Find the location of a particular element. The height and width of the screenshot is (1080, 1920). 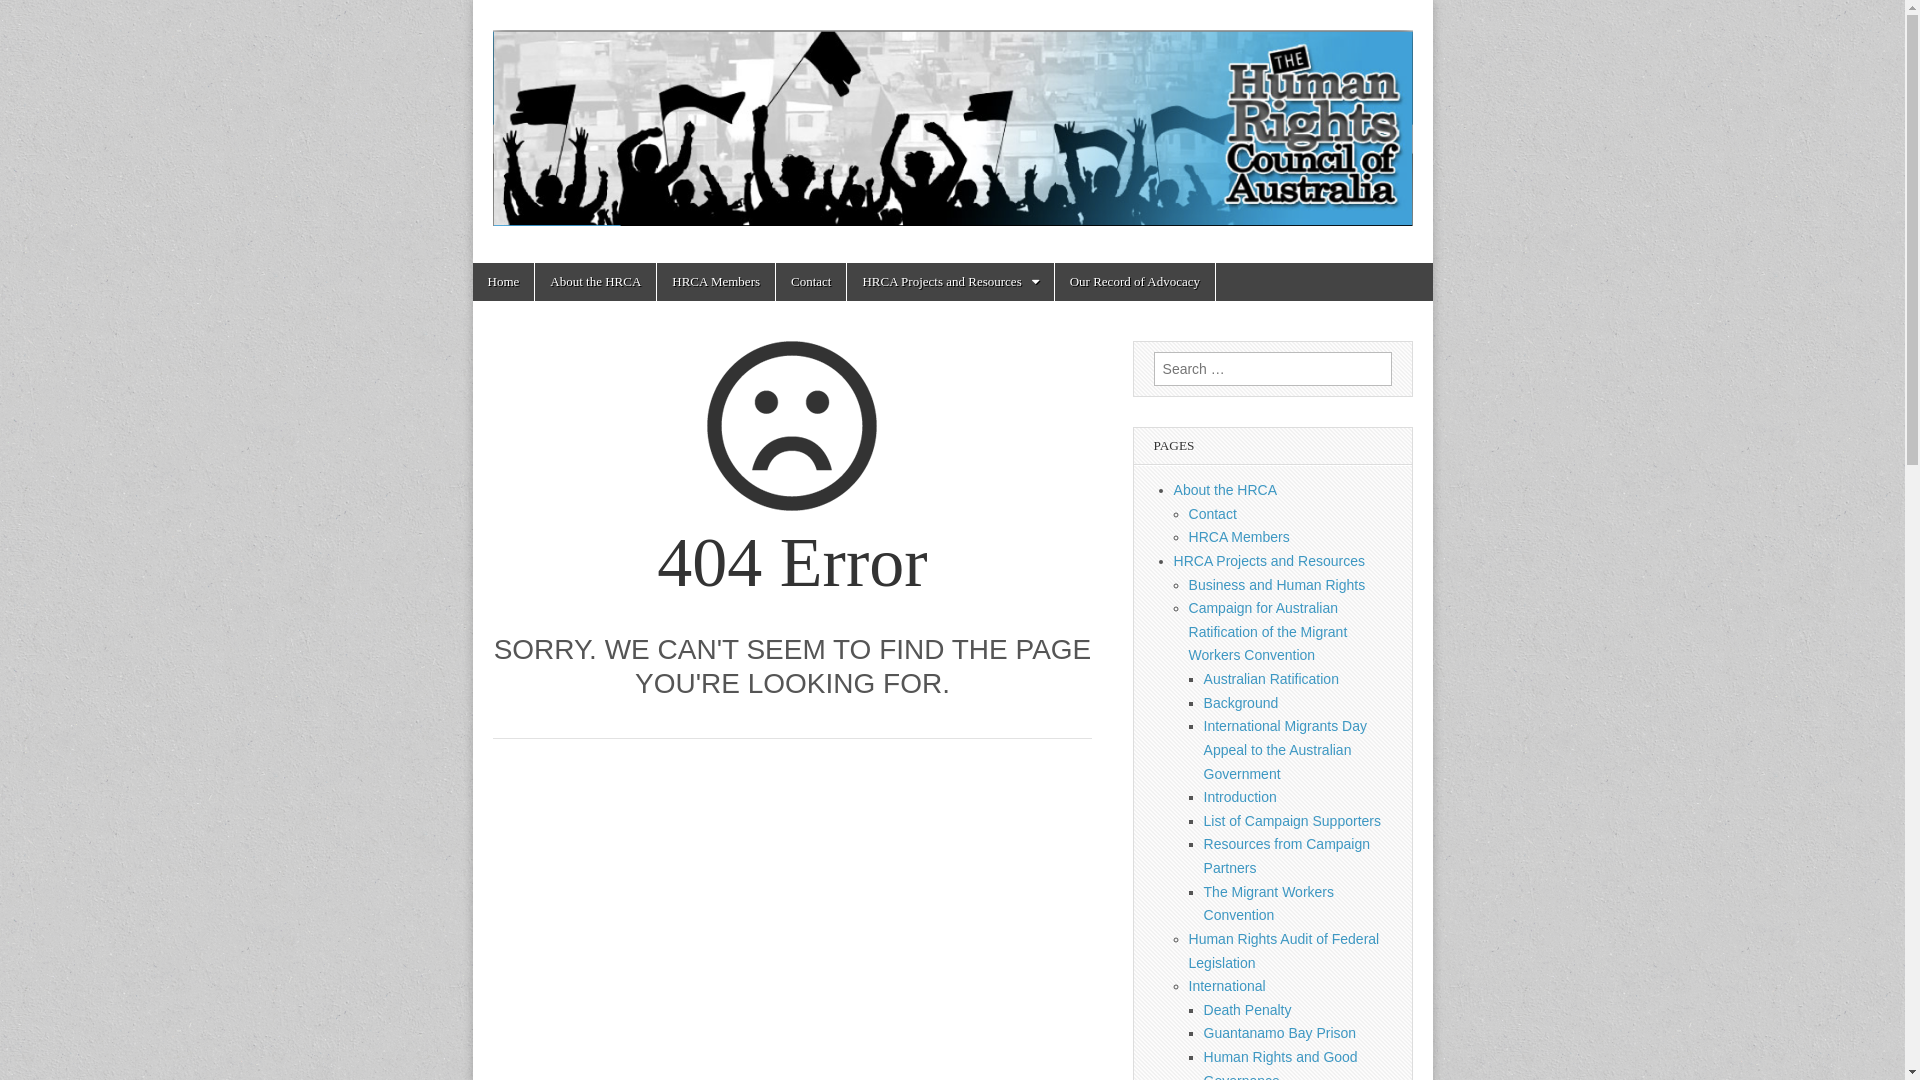

'Business and Human Rights' is located at coordinates (1276, 585).